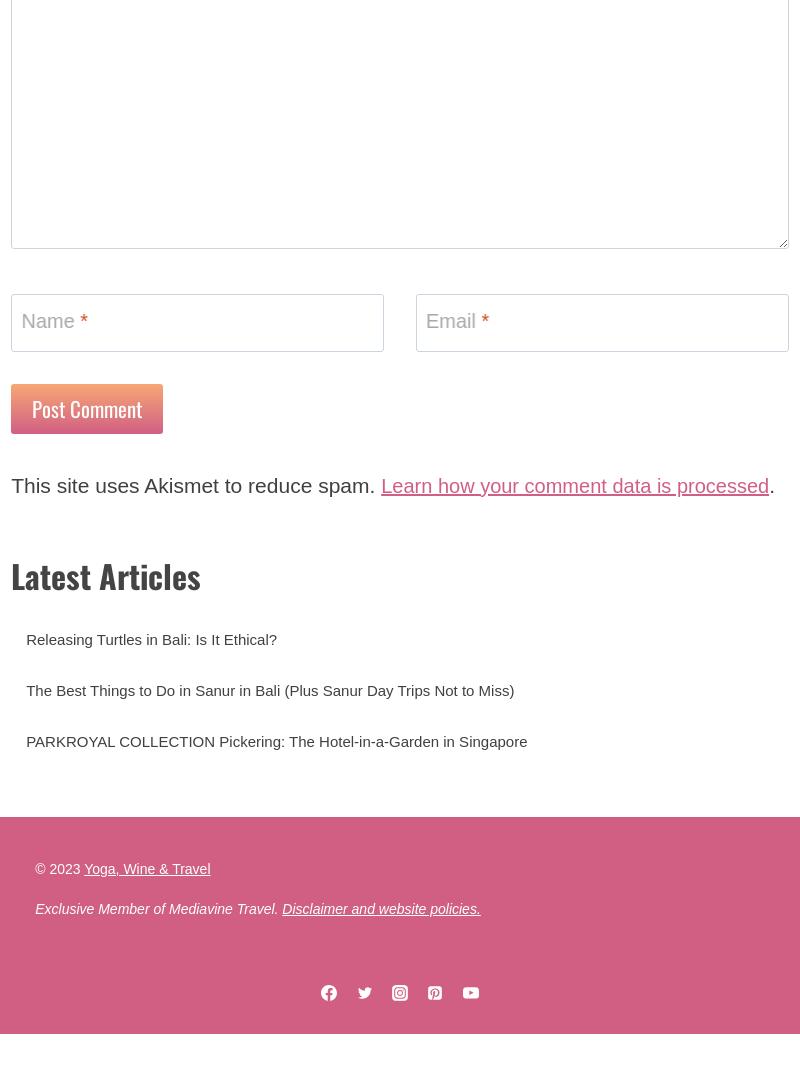  Describe the element at coordinates (453, 335) in the screenshot. I see `'Email'` at that location.